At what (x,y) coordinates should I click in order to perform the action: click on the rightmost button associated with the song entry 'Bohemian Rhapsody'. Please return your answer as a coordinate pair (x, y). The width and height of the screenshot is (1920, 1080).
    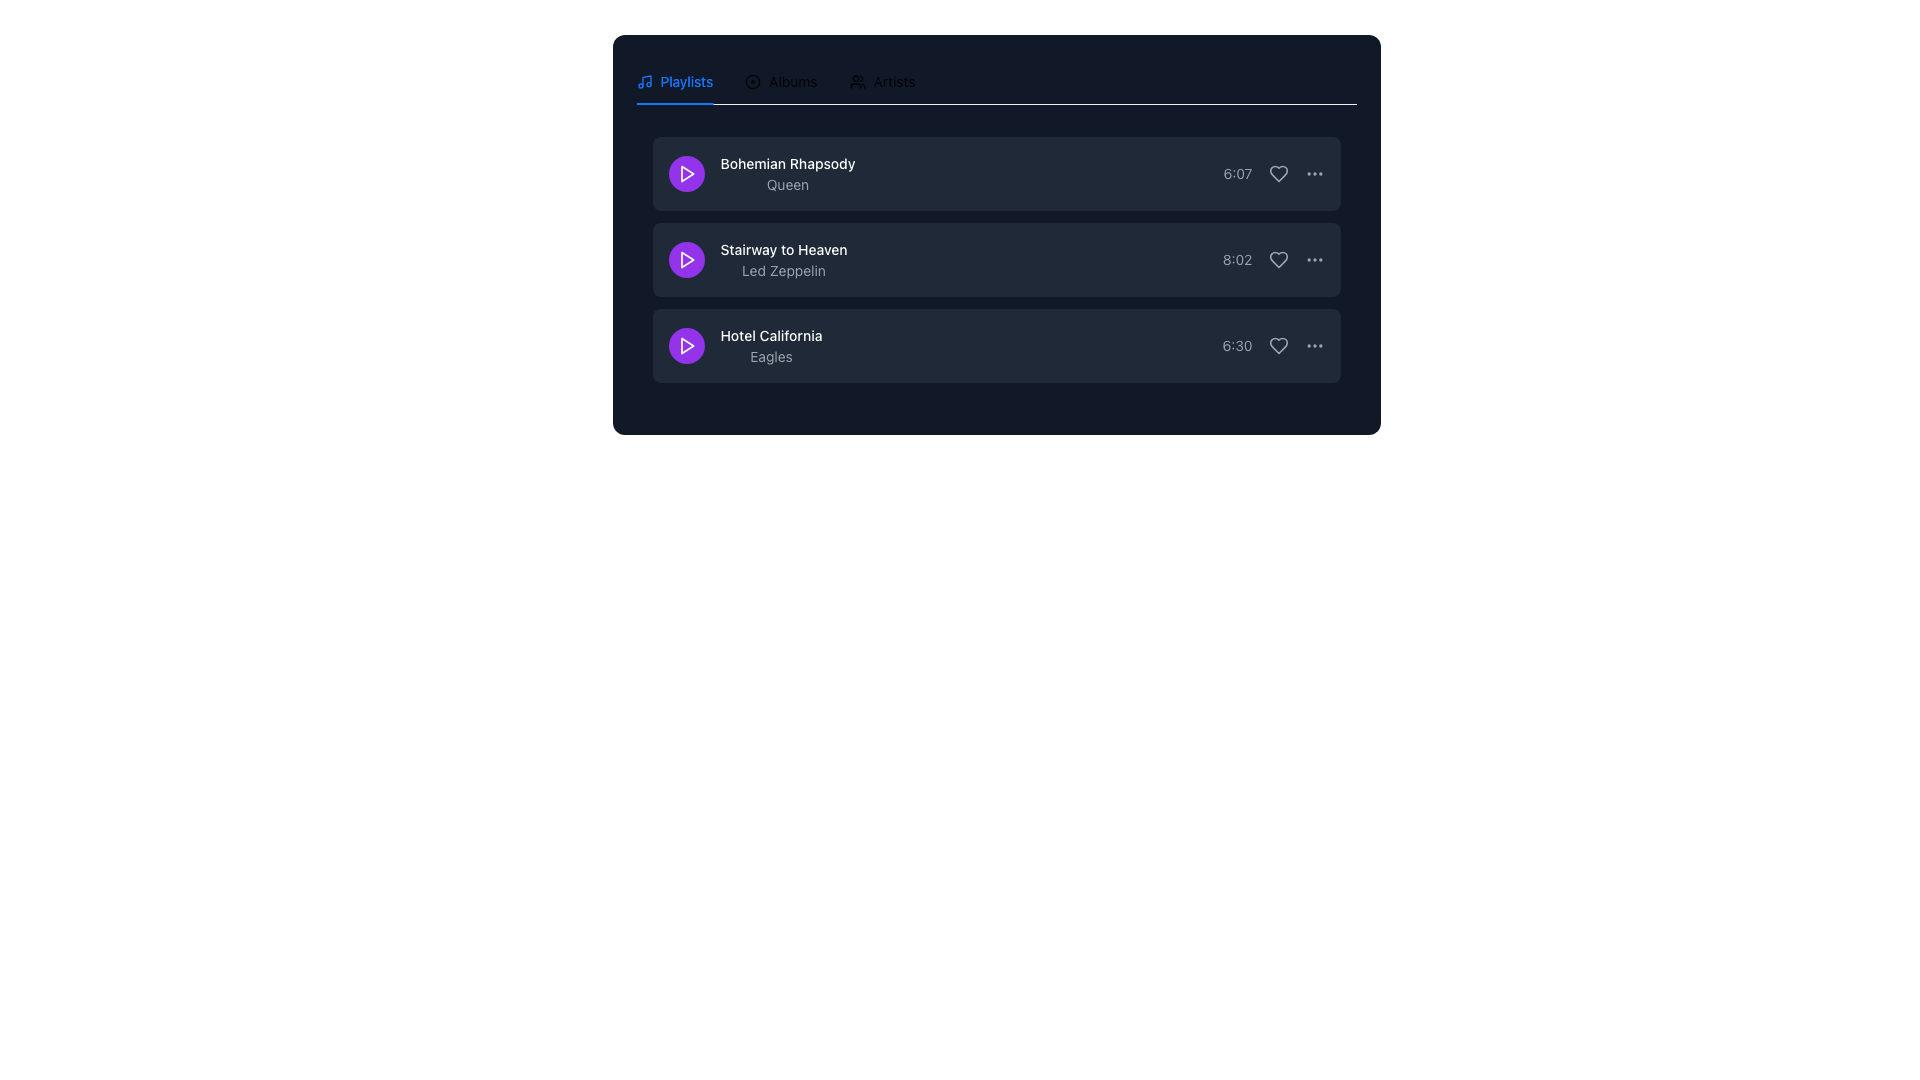
    Looking at the image, I should click on (1314, 172).